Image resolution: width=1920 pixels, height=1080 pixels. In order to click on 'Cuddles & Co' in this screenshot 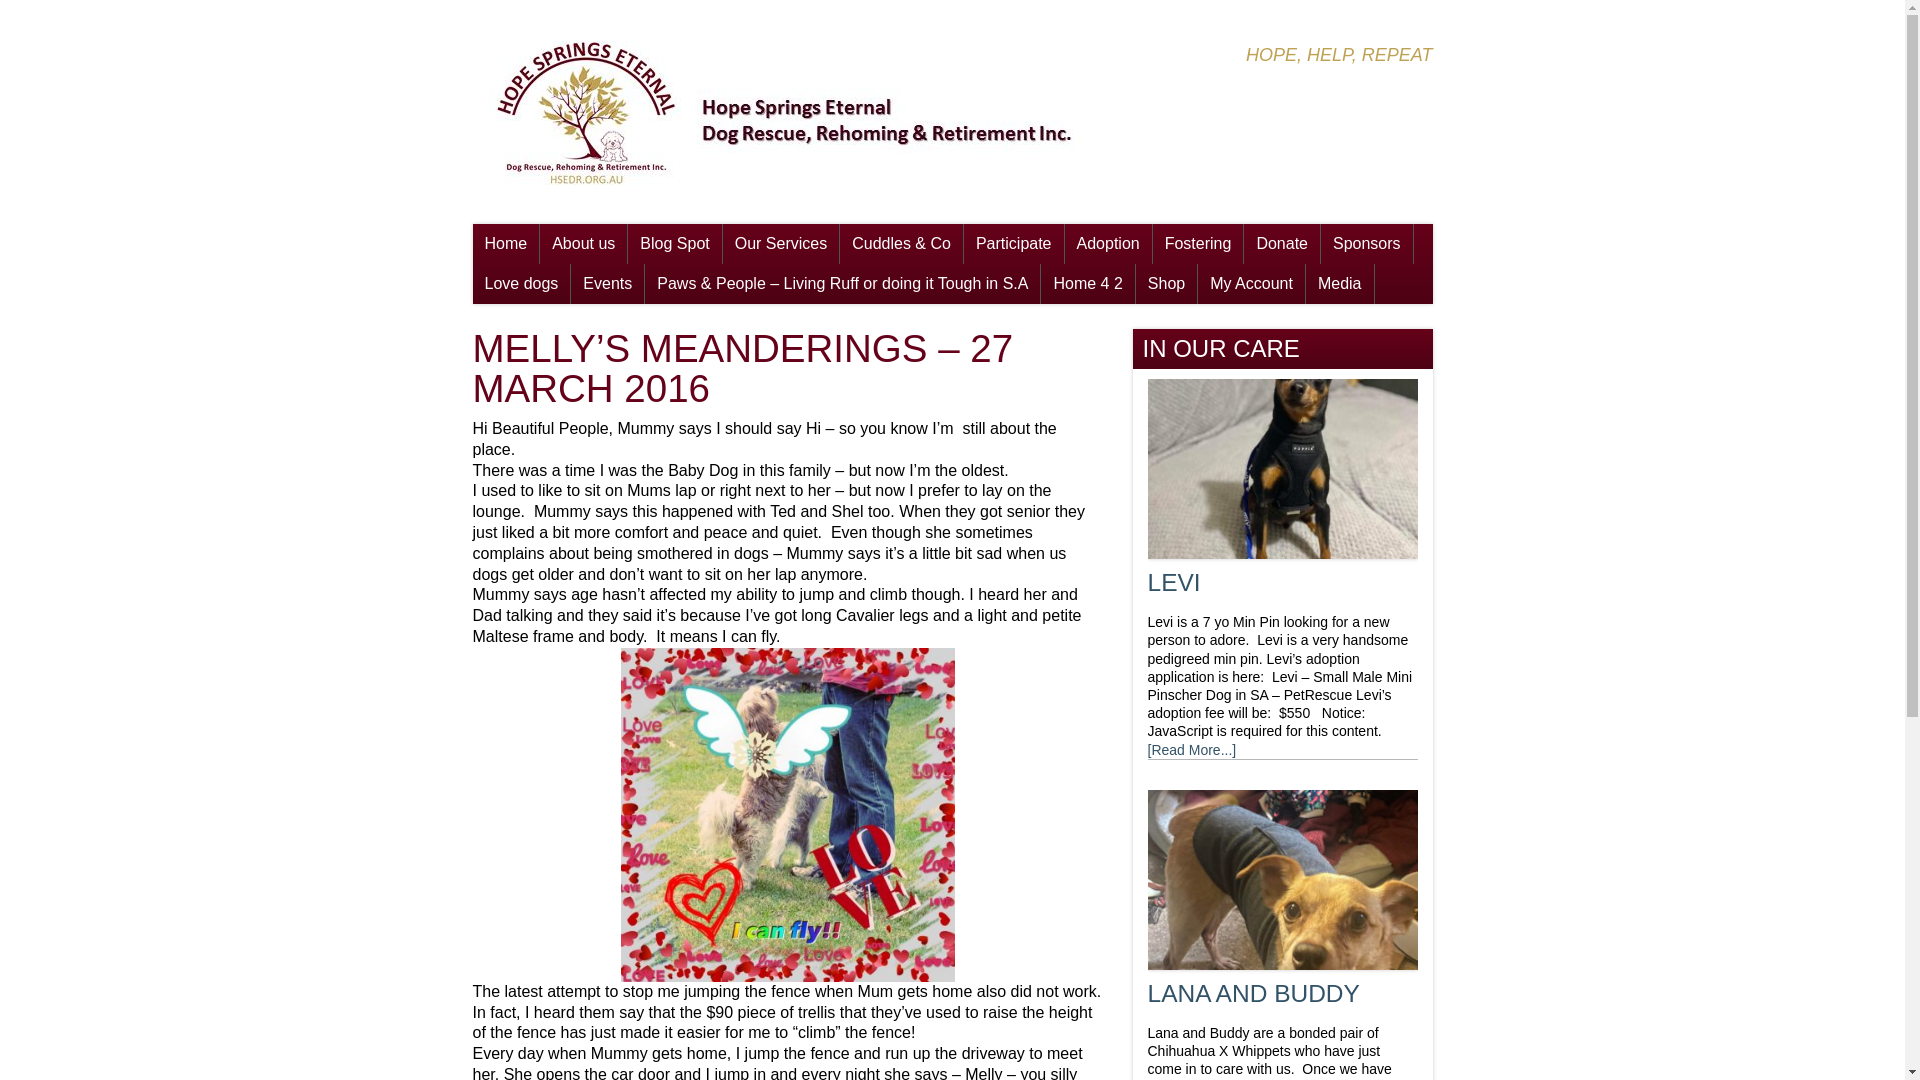, I will do `click(900, 242)`.